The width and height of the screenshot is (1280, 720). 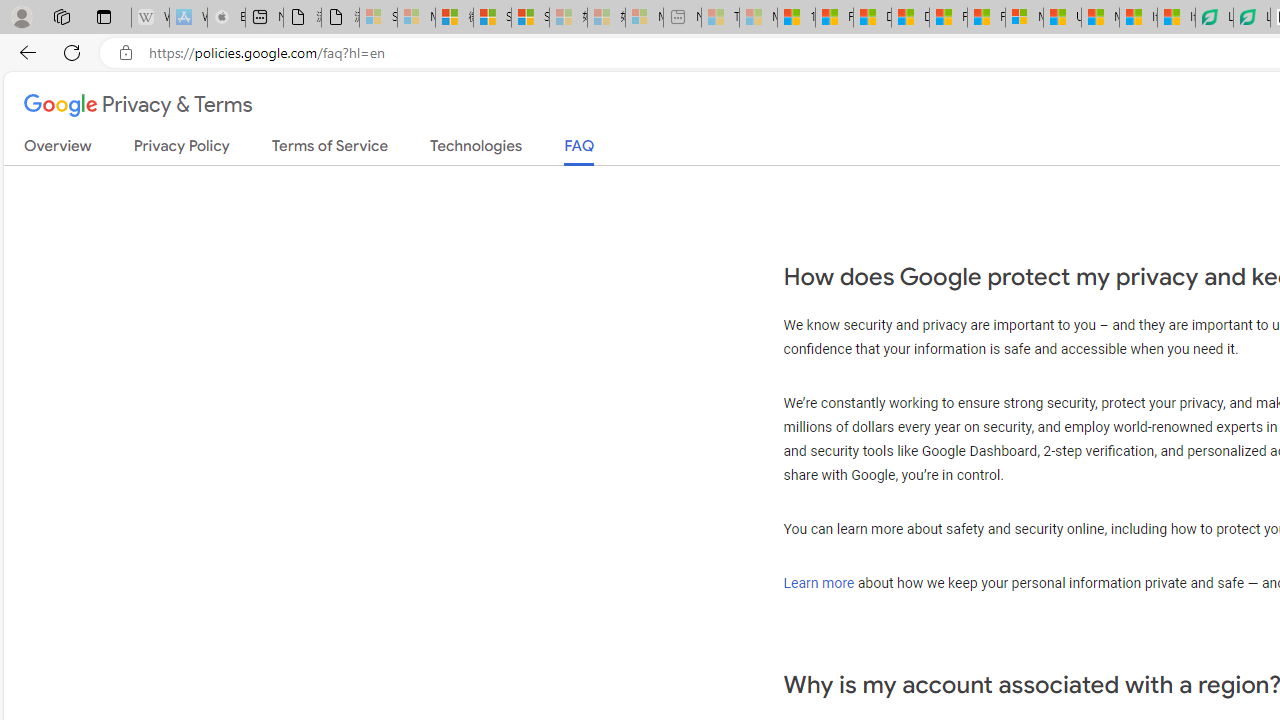 What do you see at coordinates (225, 17) in the screenshot?
I see `'Buy iPad - Apple - Sleeping'` at bounding box center [225, 17].